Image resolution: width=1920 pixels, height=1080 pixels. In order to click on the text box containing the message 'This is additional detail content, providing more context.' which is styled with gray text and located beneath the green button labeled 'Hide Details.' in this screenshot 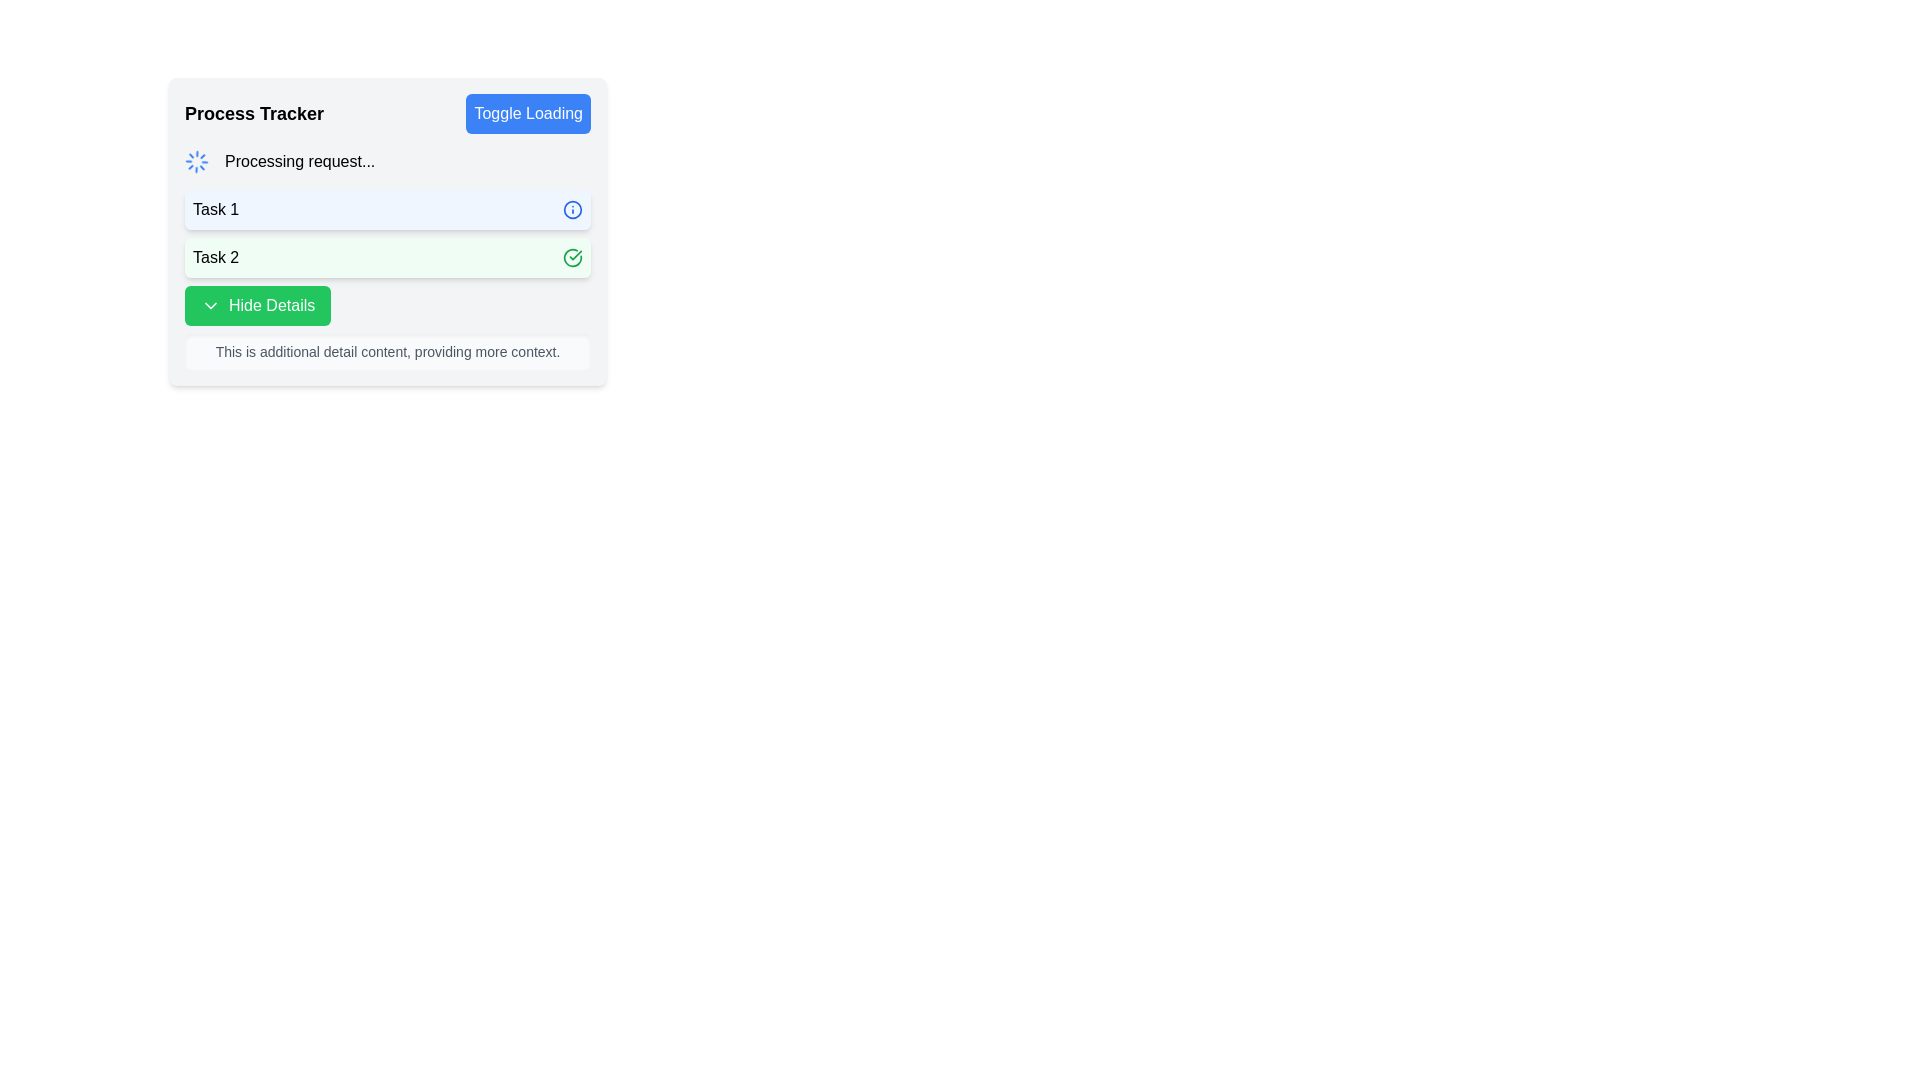, I will do `click(388, 350)`.